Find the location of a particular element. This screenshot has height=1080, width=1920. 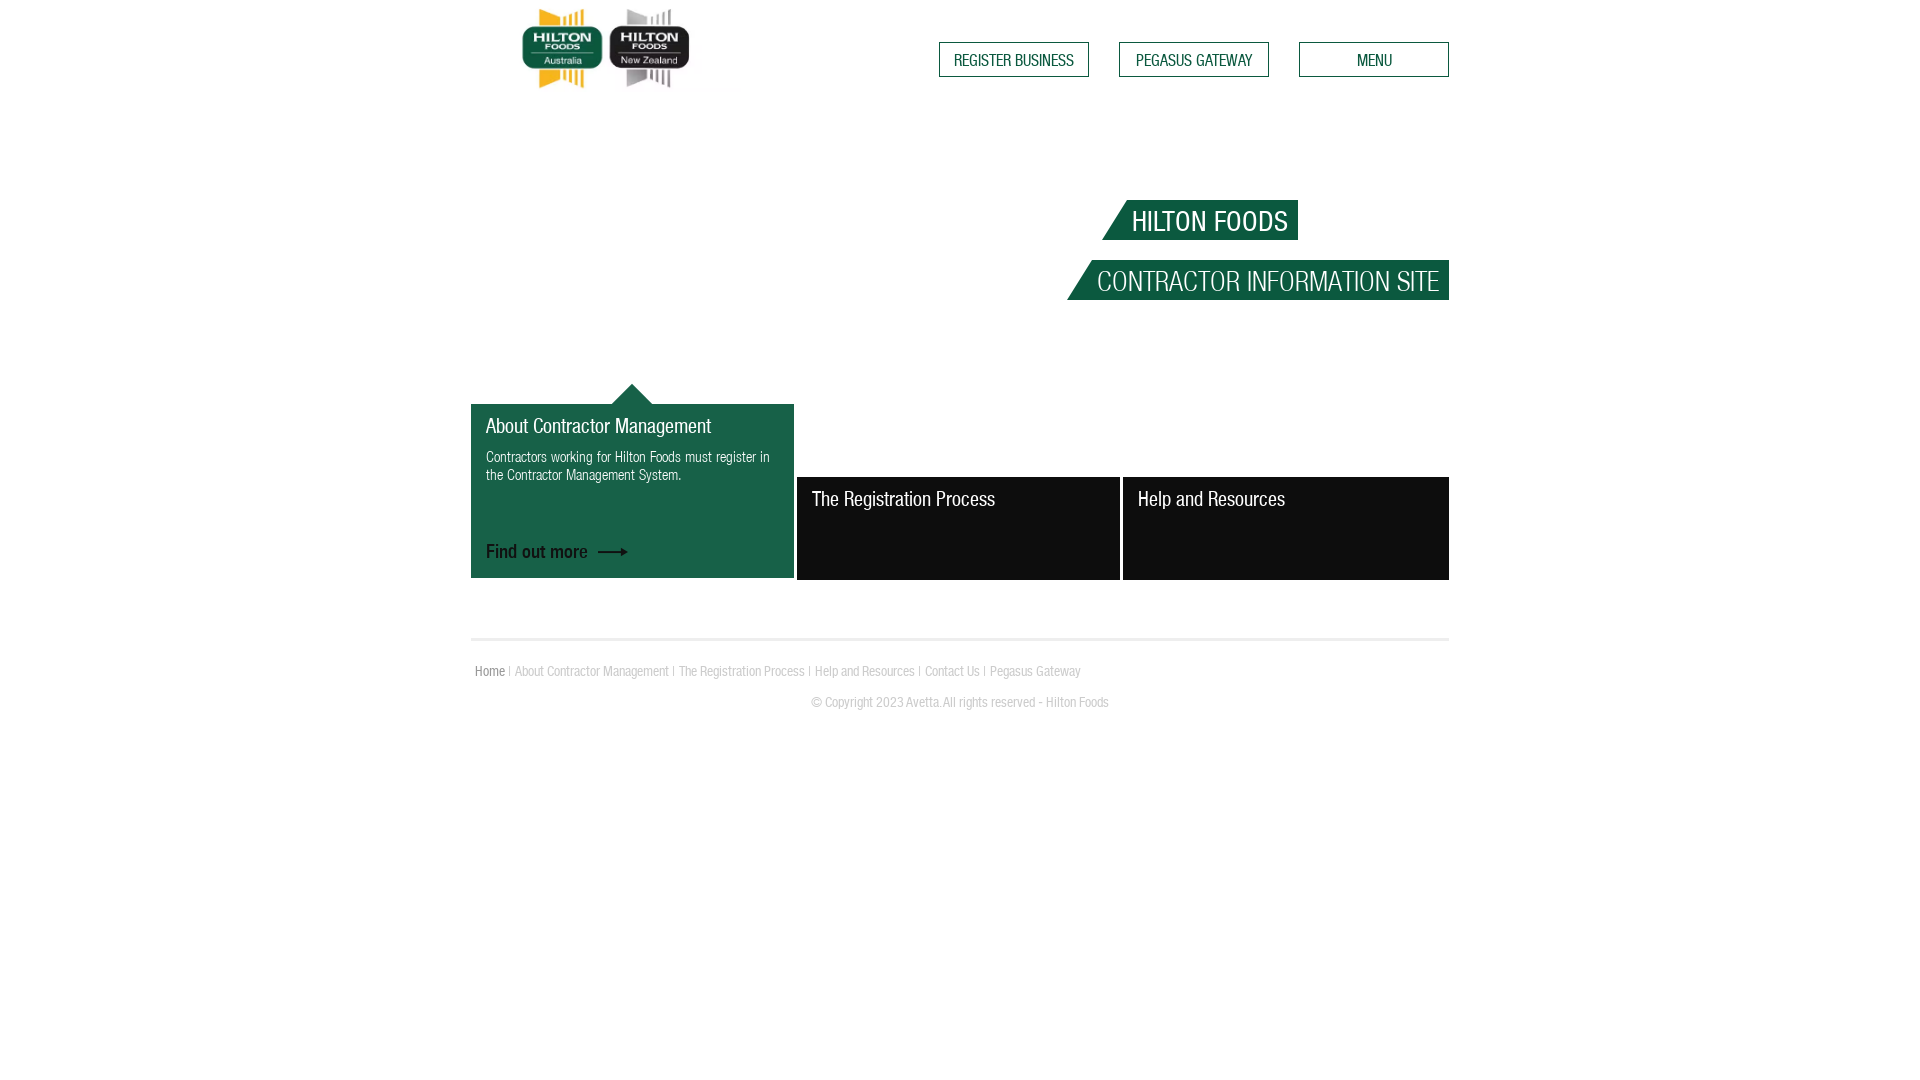

'Home' is located at coordinates (489, 671).